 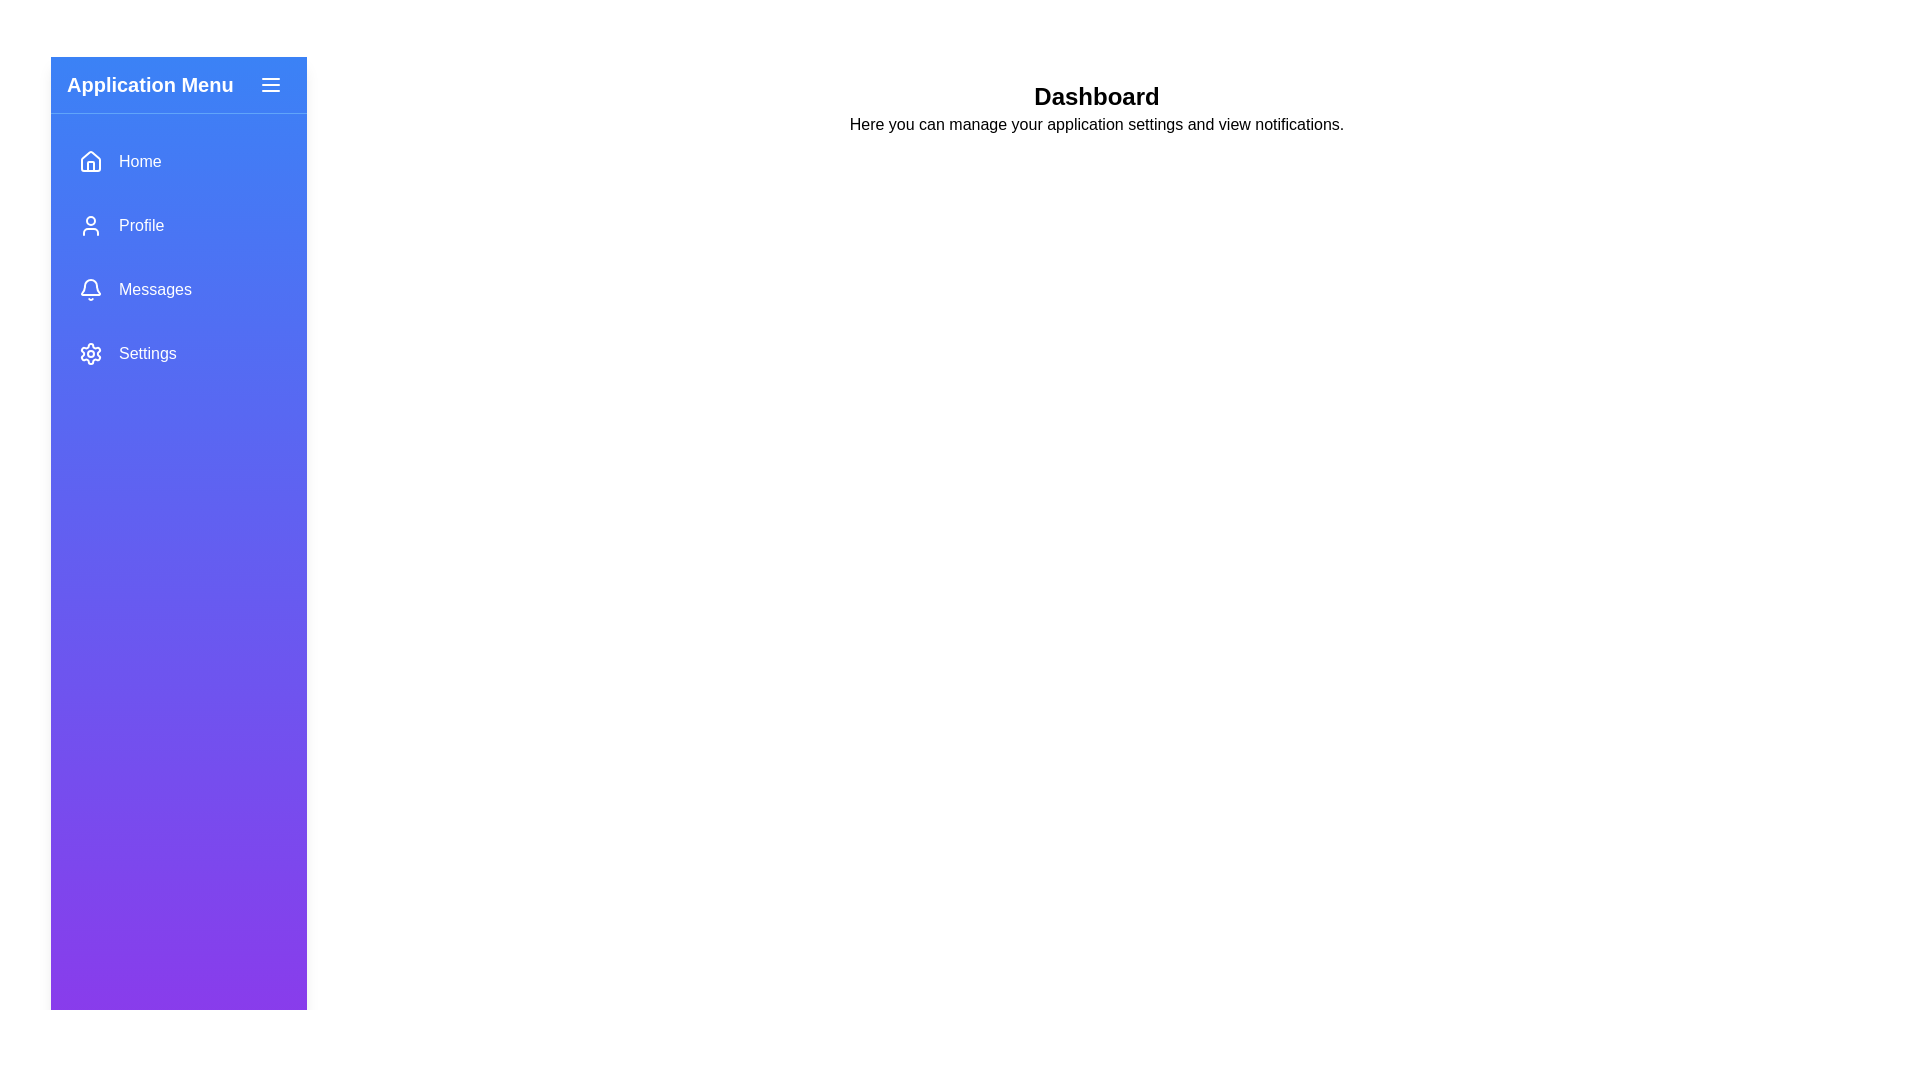 I want to click on the 'Settings' button, which has a blue background, rounded edges, and is located in the vertical navigation menu as the last option, so click(x=178, y=353).